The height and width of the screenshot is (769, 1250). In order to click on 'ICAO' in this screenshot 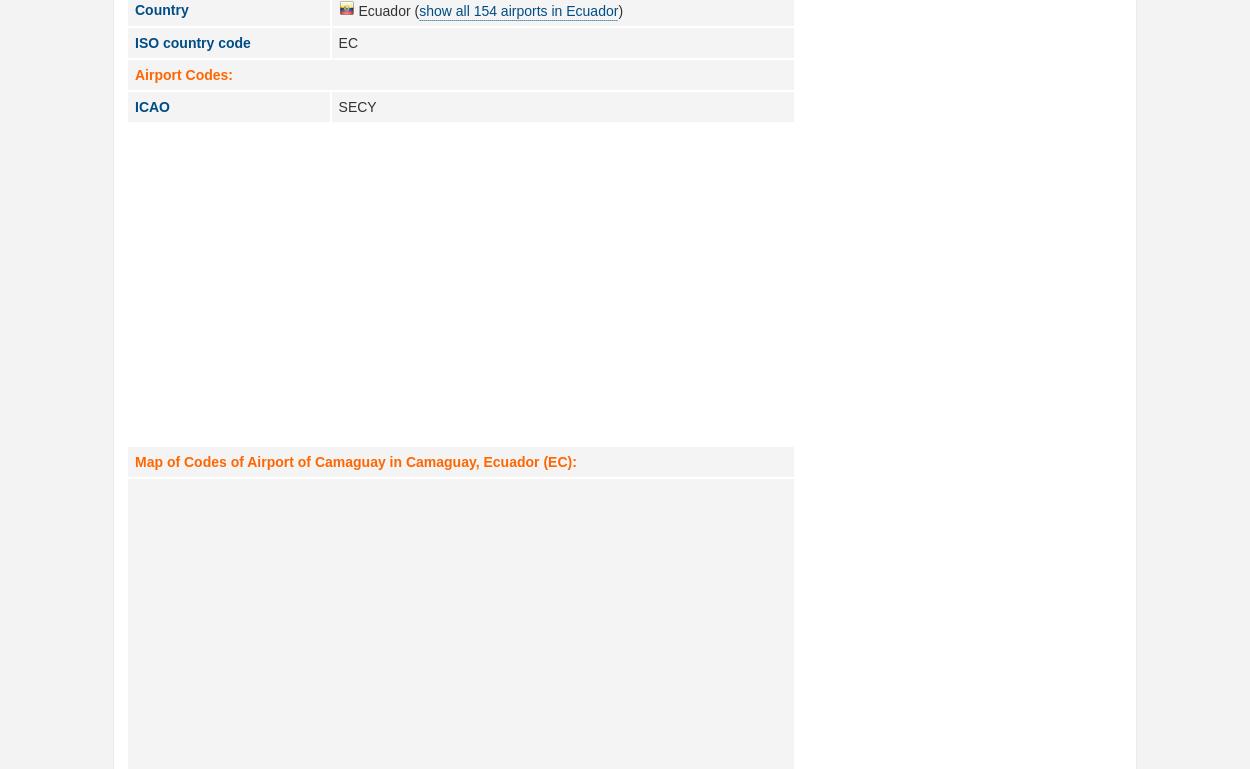, I will do `click(152, 106)`.